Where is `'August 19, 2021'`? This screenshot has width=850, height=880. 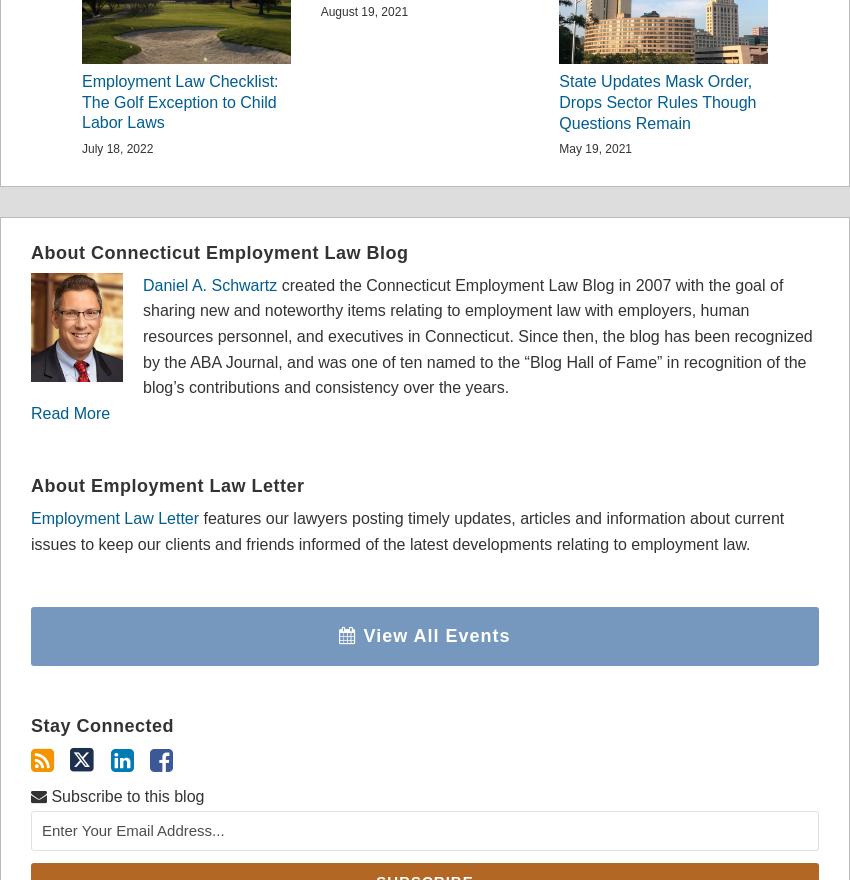
'August 19, 2021' is located at coordinates (362, 10).